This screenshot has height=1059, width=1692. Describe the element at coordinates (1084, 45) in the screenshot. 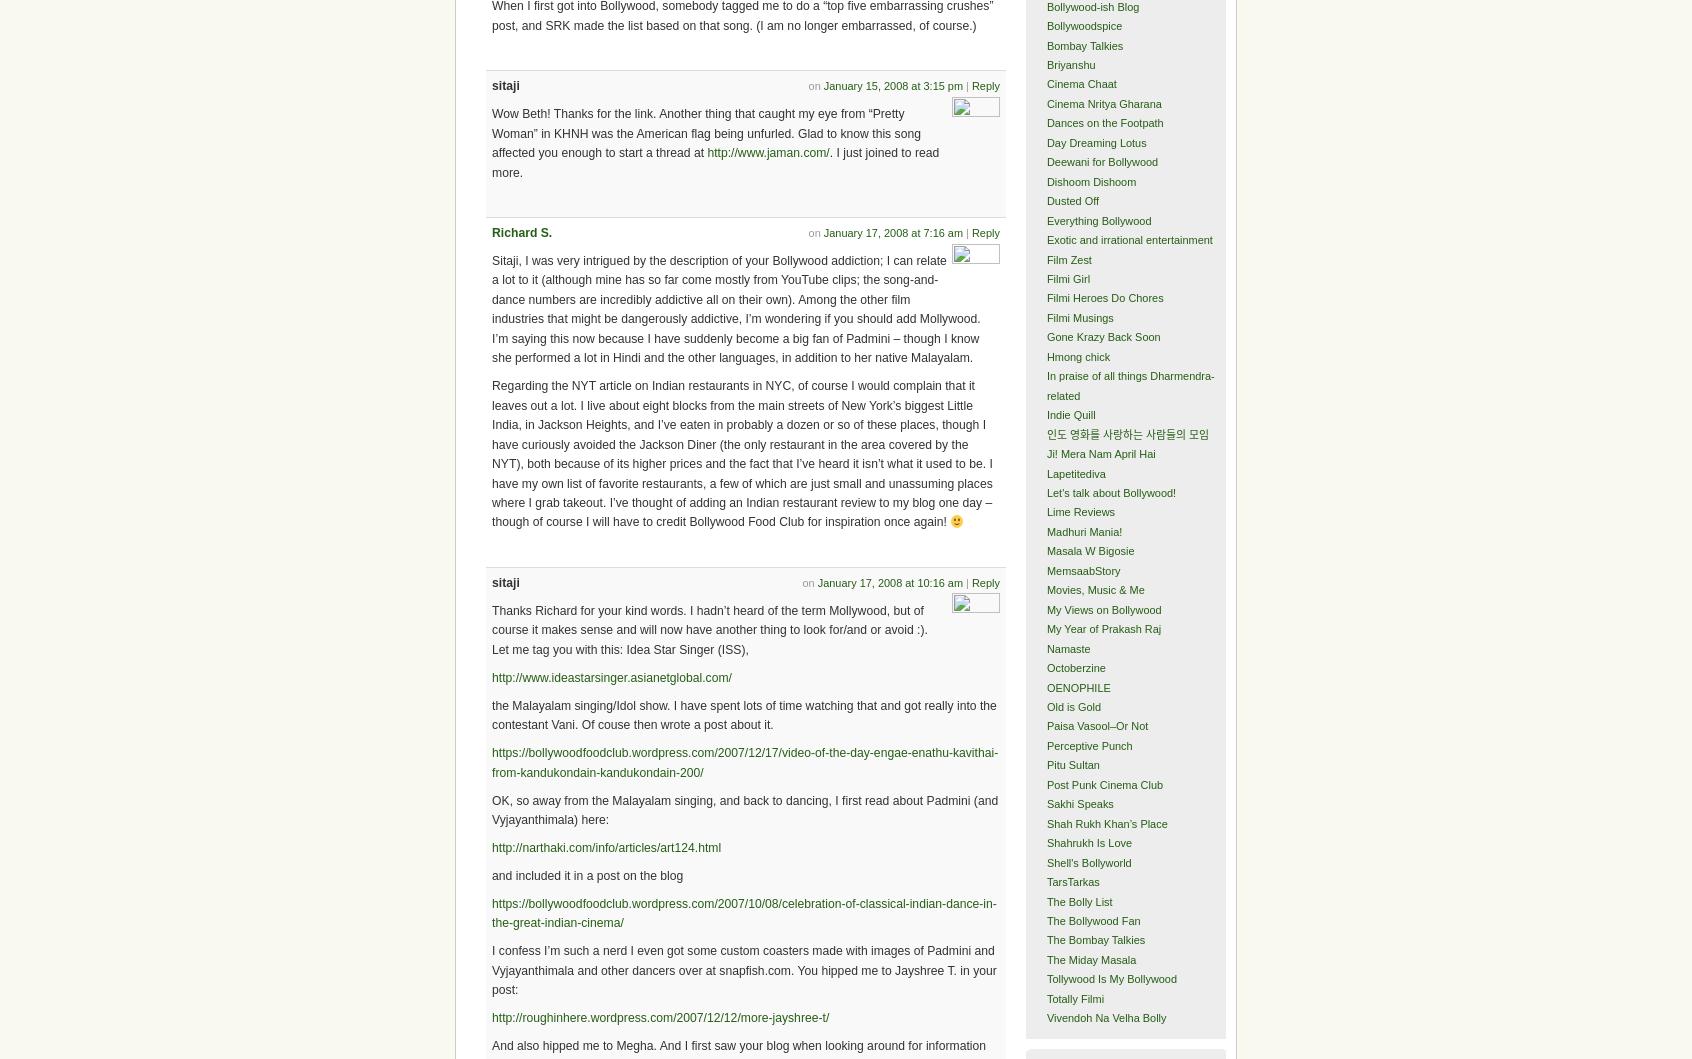

I see `'Bombay Talkies'` at that location.